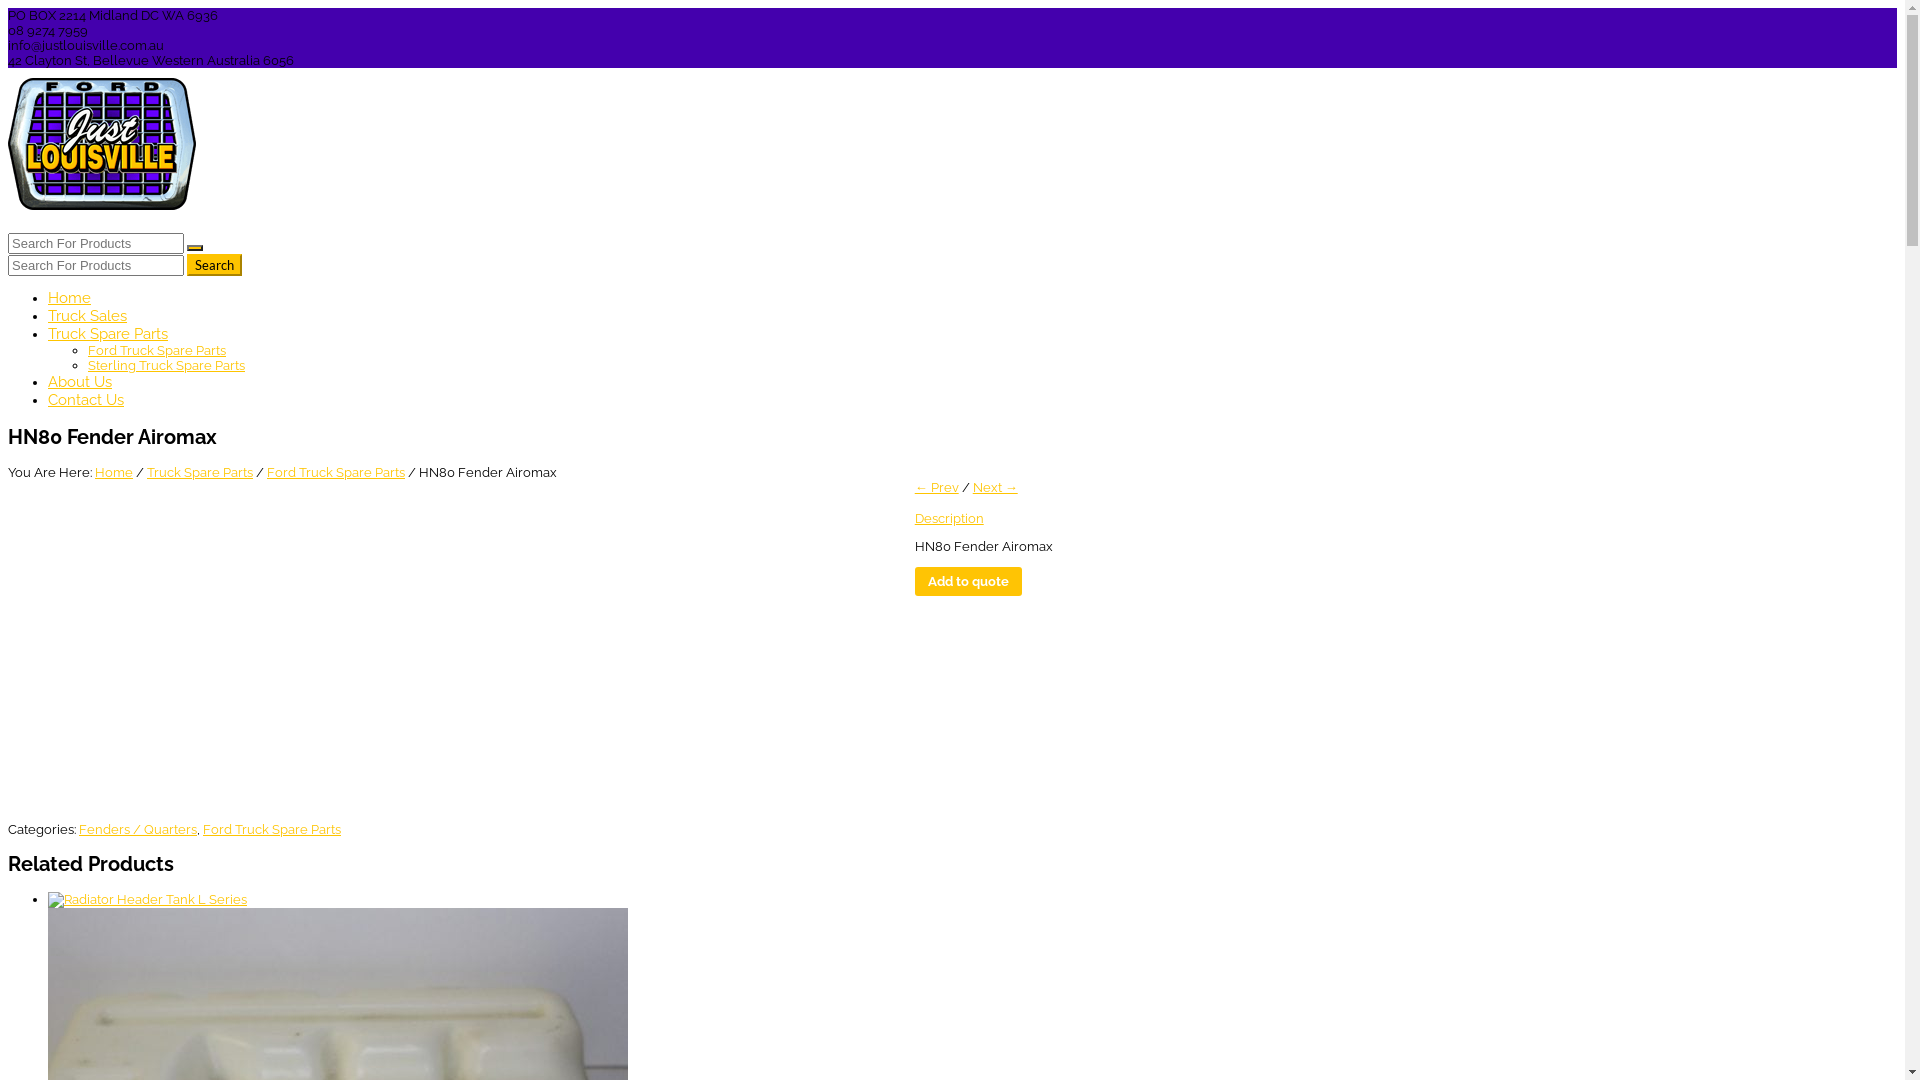 The width and height of the screenshot is (1920, 1080). What do you see at coordinates (80, 381) in the screenshot?
I see `'About Us'` at bounding box center [80, 381].